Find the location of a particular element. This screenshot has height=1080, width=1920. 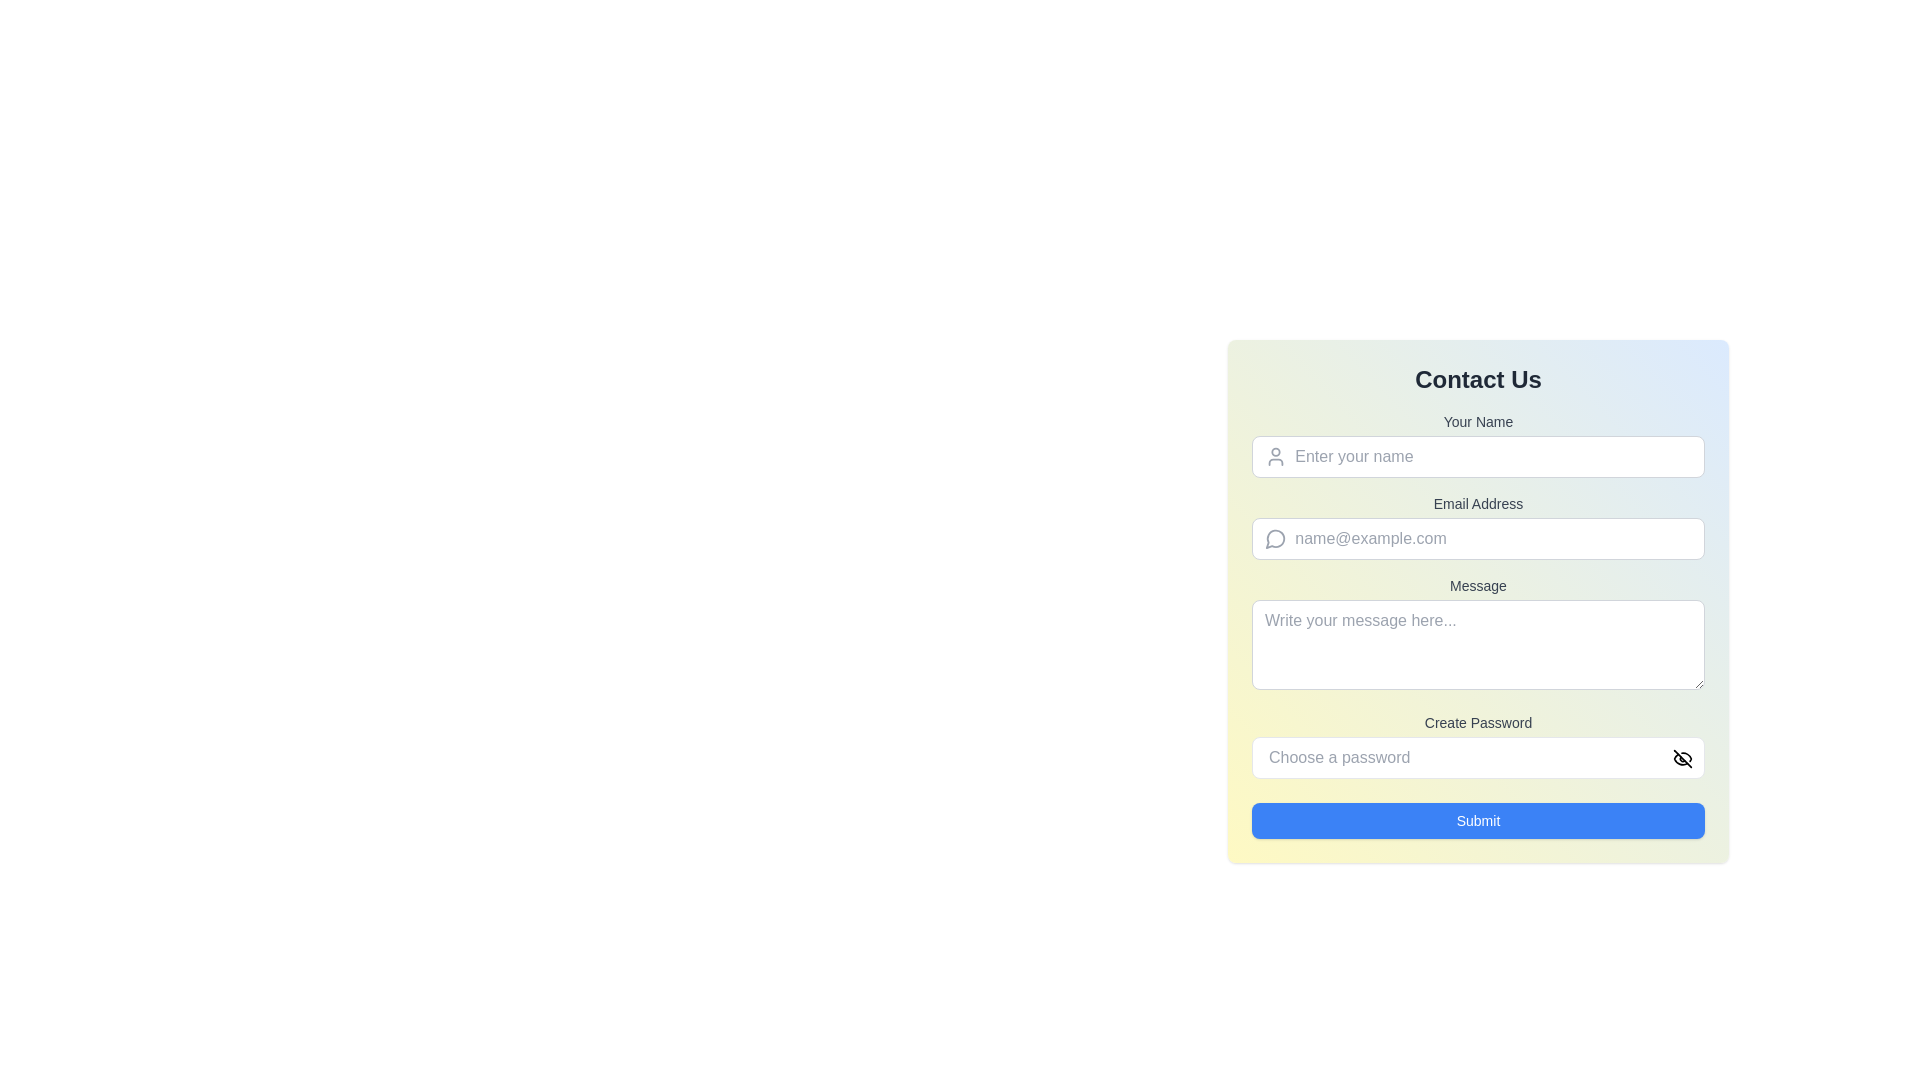

the email input field in the 'Contact Us' form is located at coordinates (1493, 538).